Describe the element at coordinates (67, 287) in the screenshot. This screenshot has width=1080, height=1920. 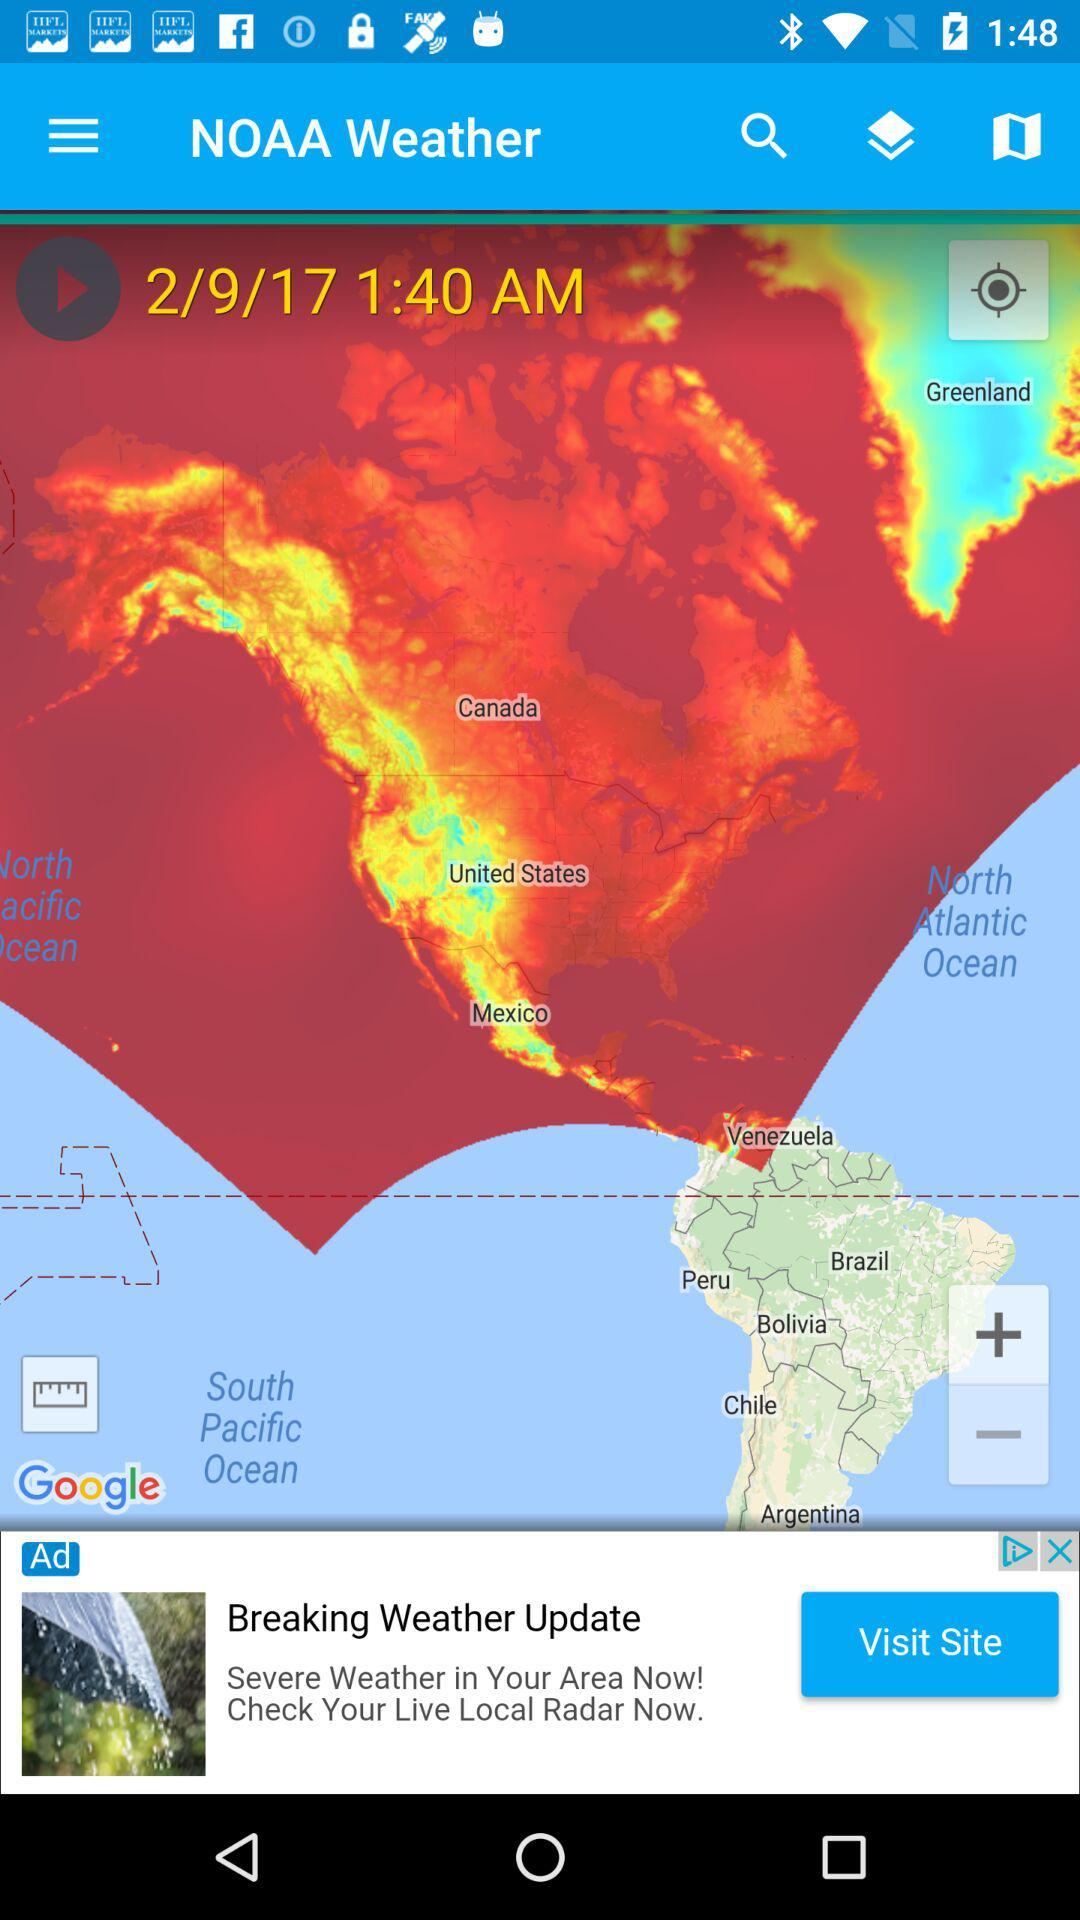
I see `play` at that location.